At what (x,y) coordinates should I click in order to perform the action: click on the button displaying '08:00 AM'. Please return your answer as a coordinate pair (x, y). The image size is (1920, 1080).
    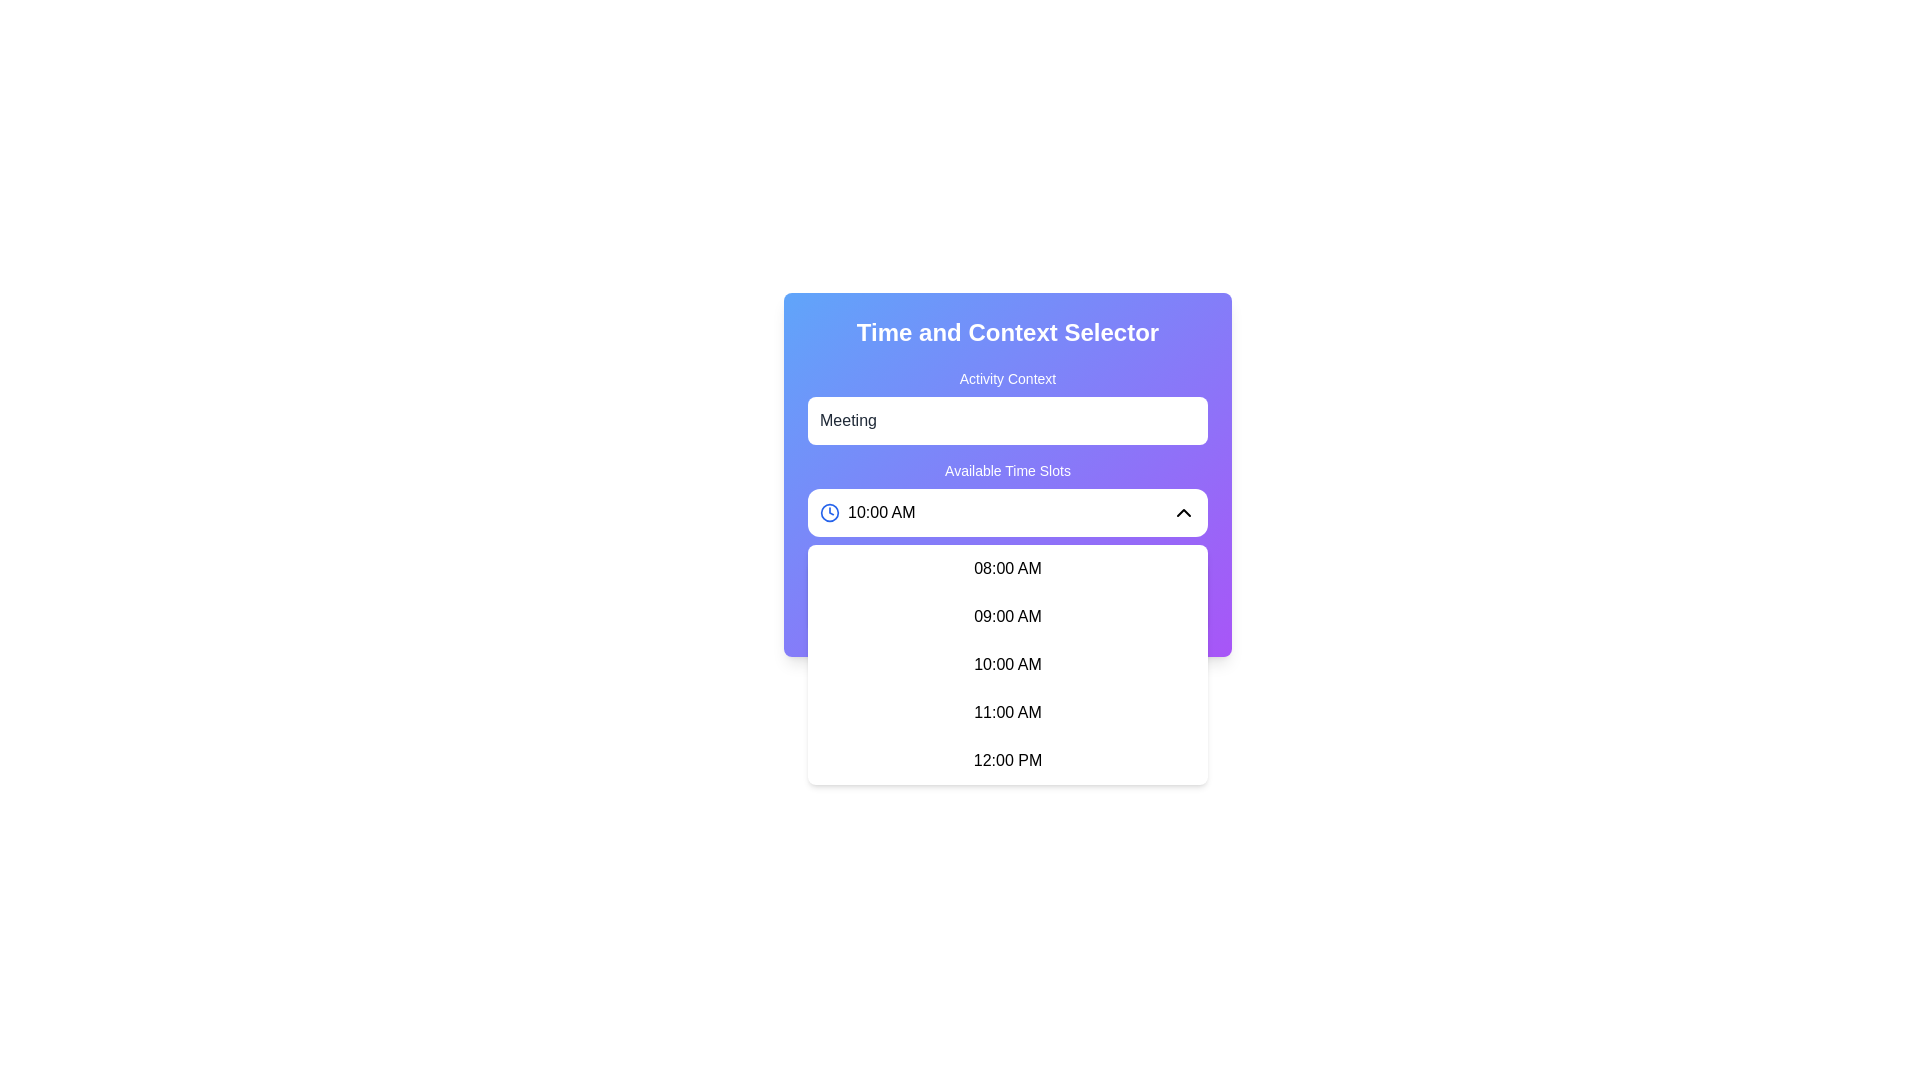
    Looking at the image, I should click on (1008, 569).